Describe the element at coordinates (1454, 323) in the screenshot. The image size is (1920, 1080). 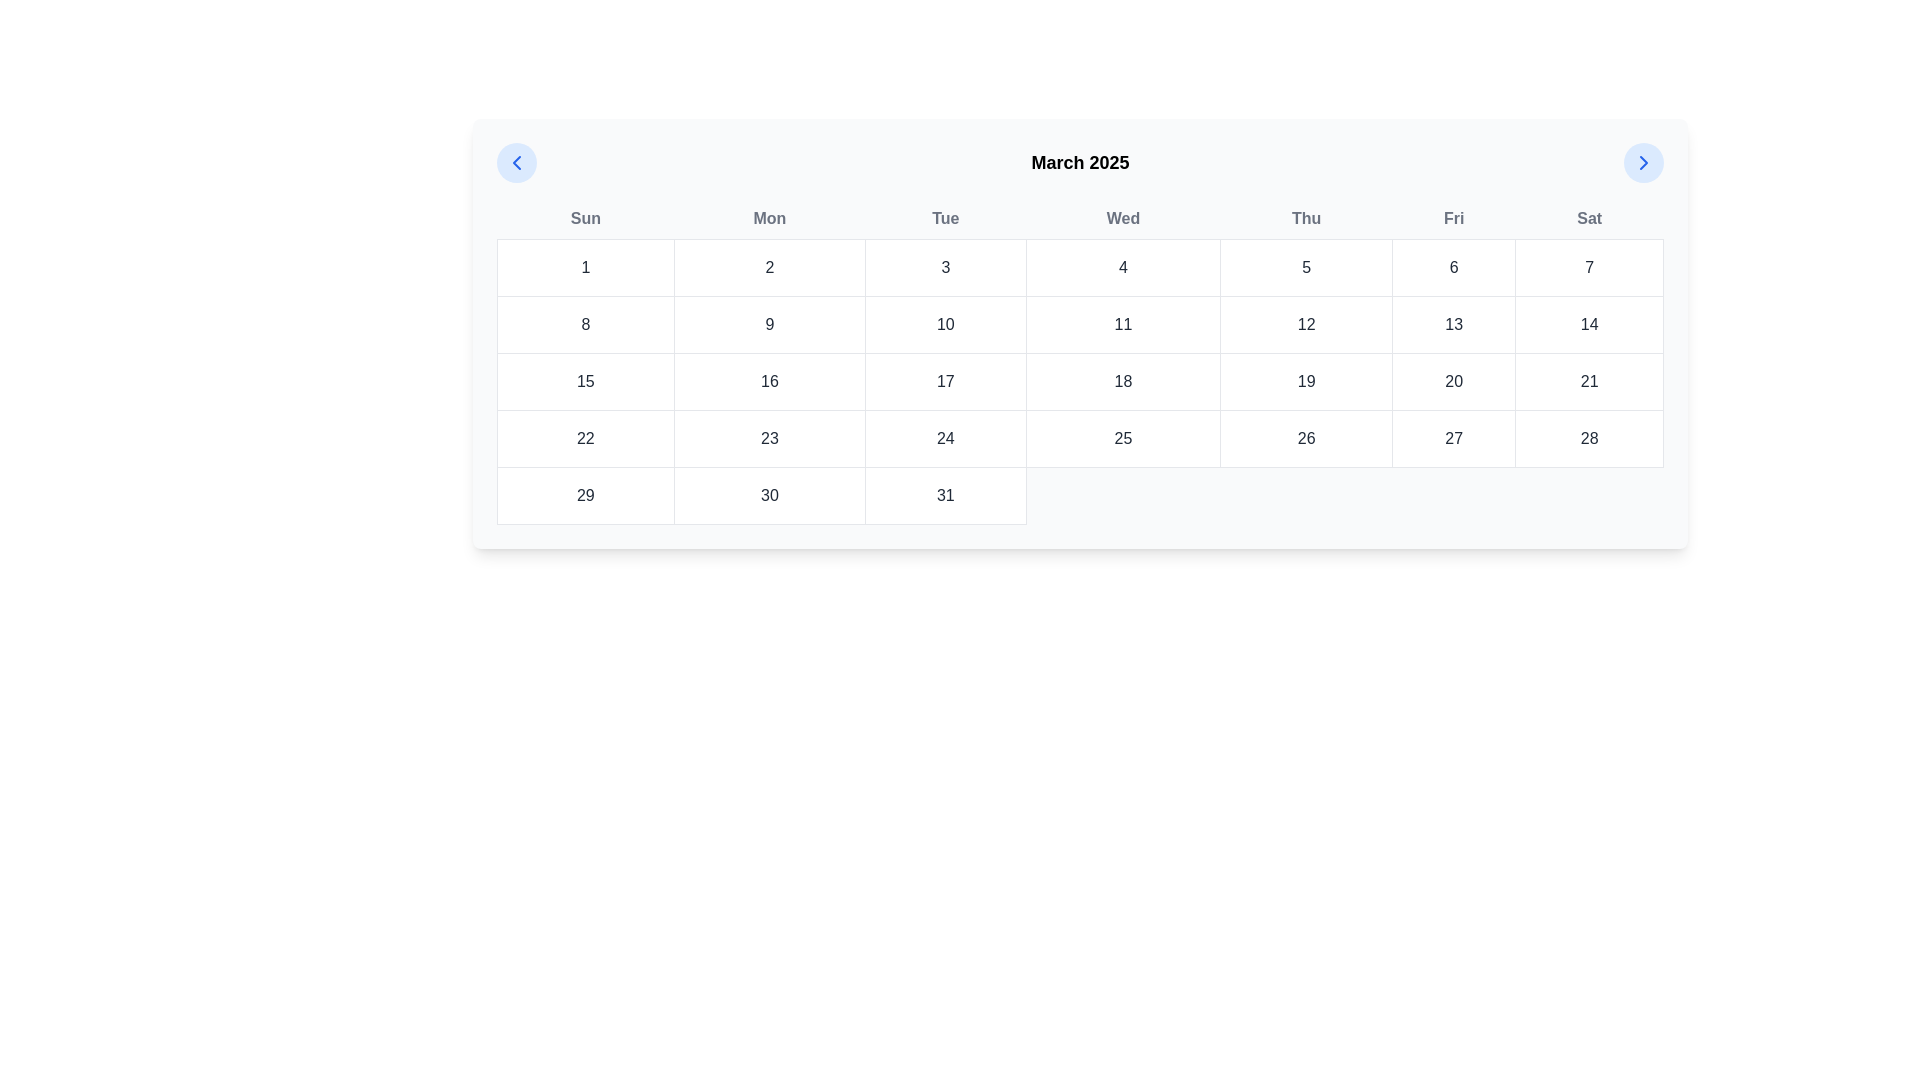
I see `the static text element displaying the day '13' in the calendar, located in the third column of the week row` at that location.